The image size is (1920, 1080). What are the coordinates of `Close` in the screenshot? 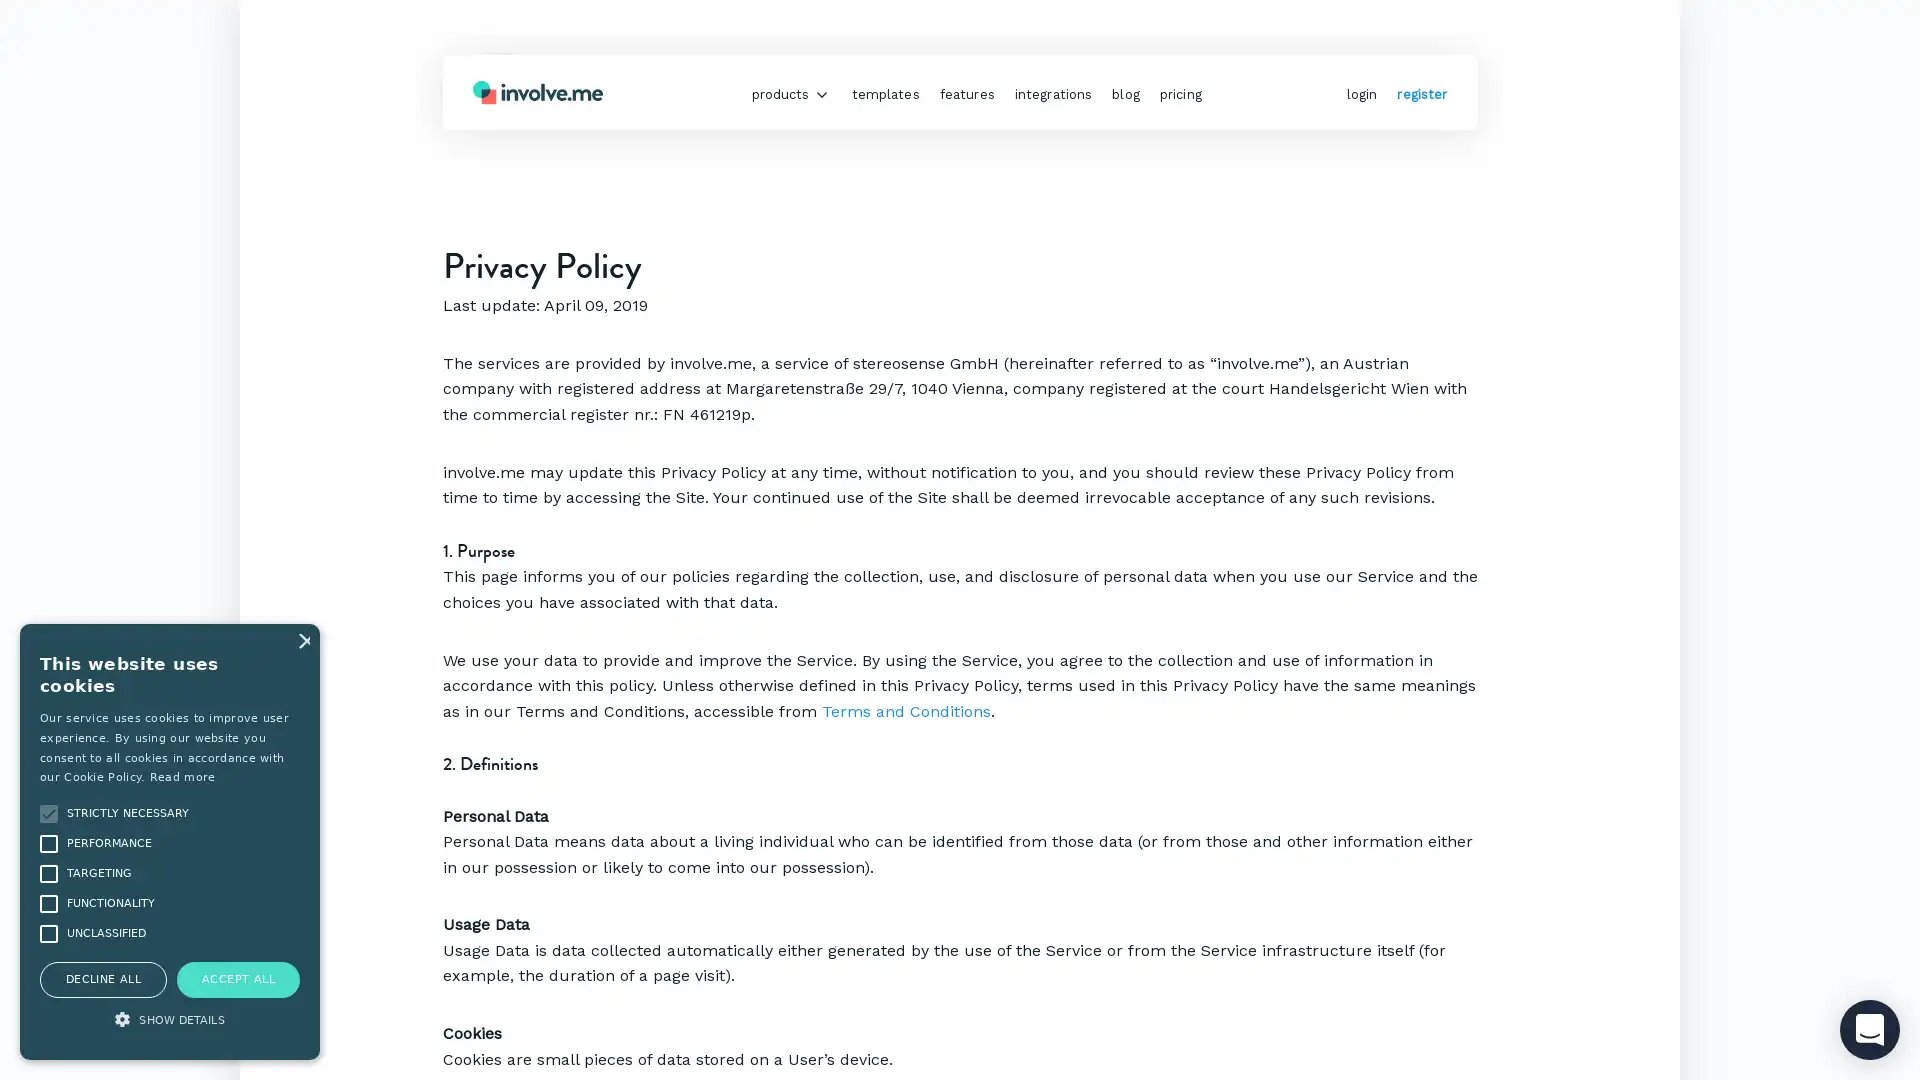 It's located at (301, 640).